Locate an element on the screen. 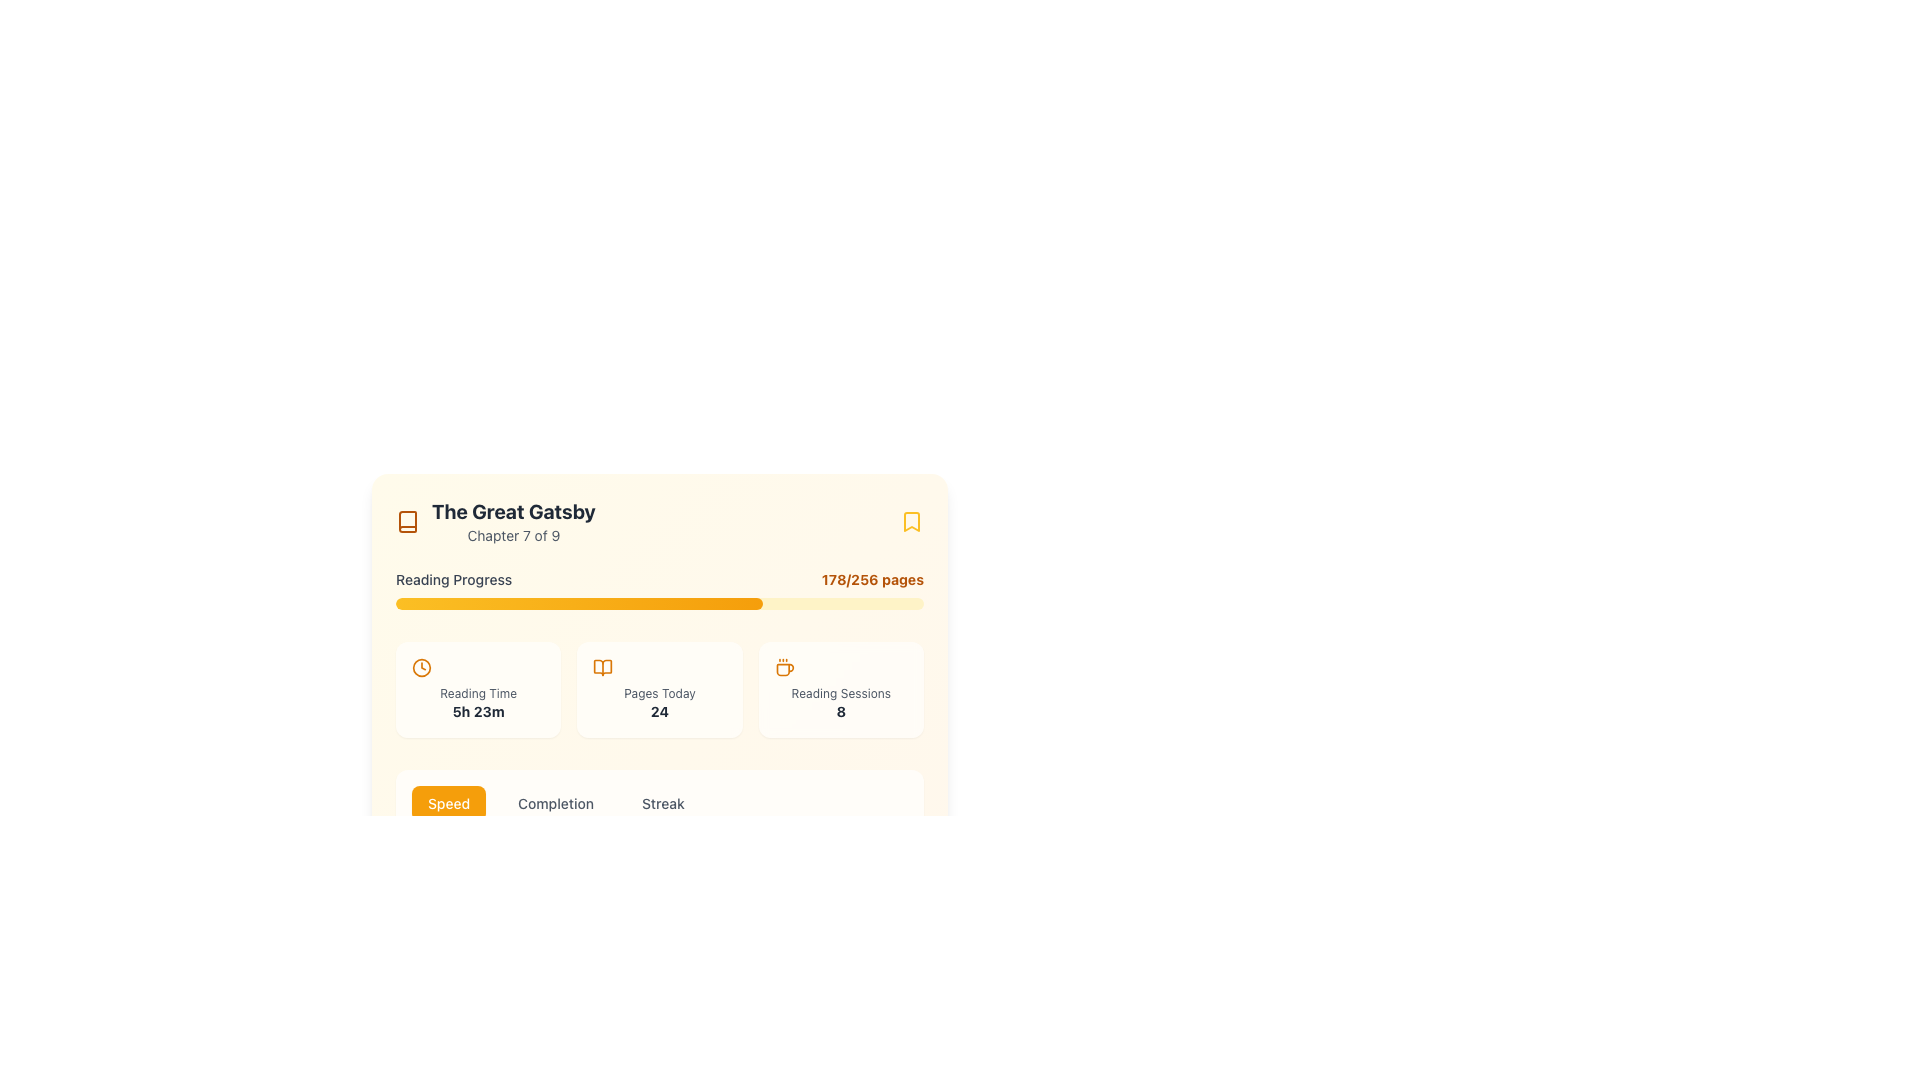 The height and width of the screenshot is (1080, 1920). the 'Speed' button, which is a rounded rectangular button with a vibrant amber background and white text is located at coordinates (448, 802).